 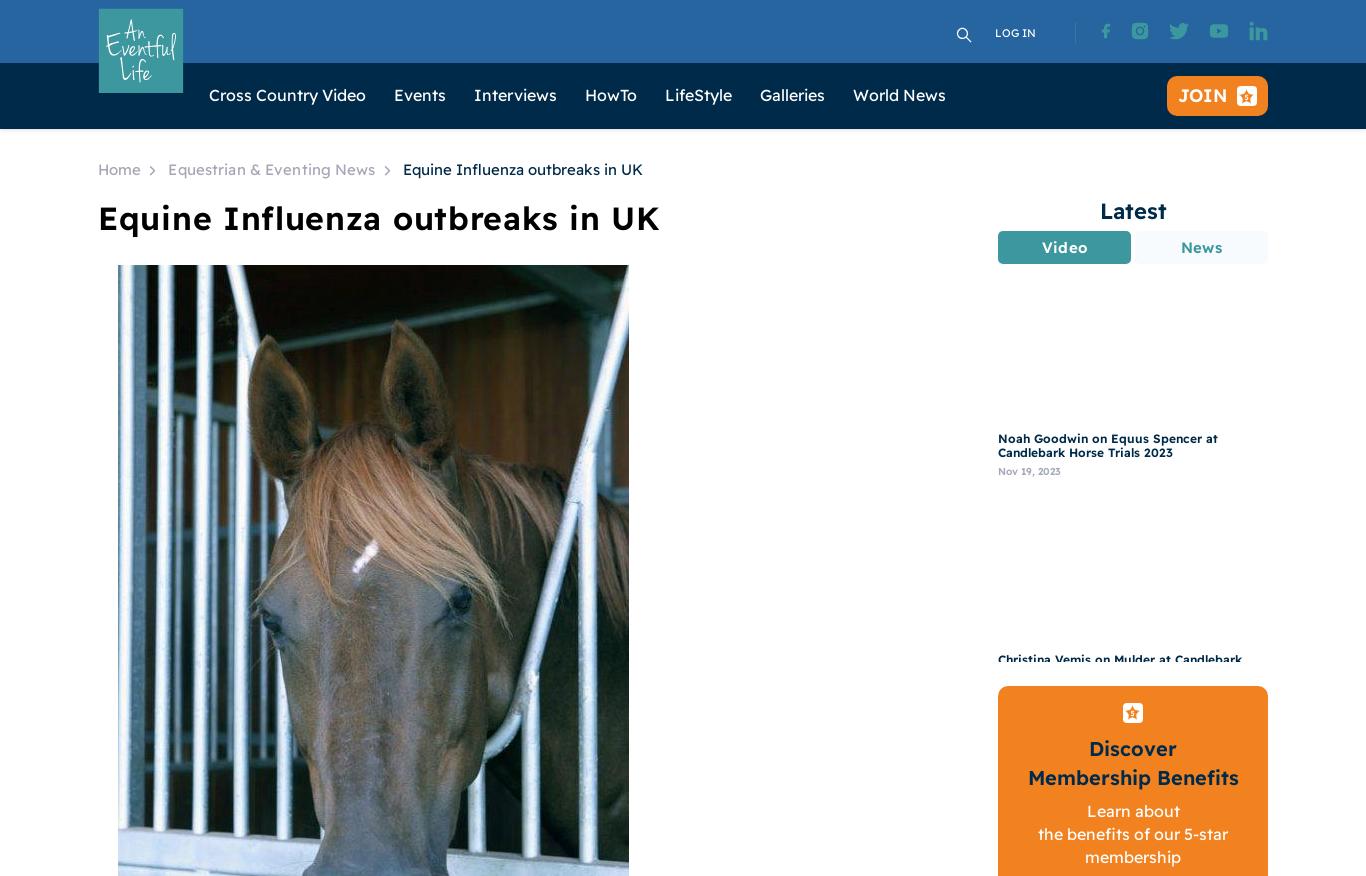 What do you see at coordinates (719, 372) in the screenshot?
I see `'Promotions'` at bounding box center [719, 372].